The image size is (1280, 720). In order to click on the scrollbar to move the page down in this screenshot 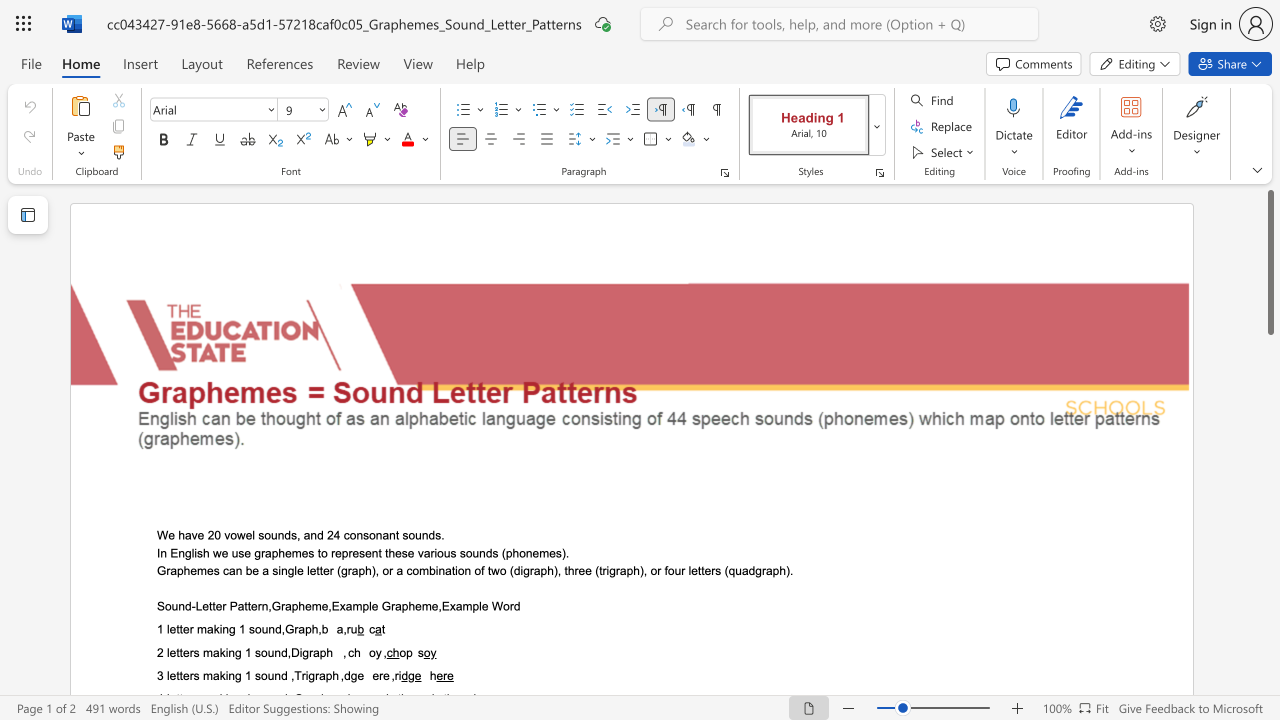, I will do `click(1269, 528)`.